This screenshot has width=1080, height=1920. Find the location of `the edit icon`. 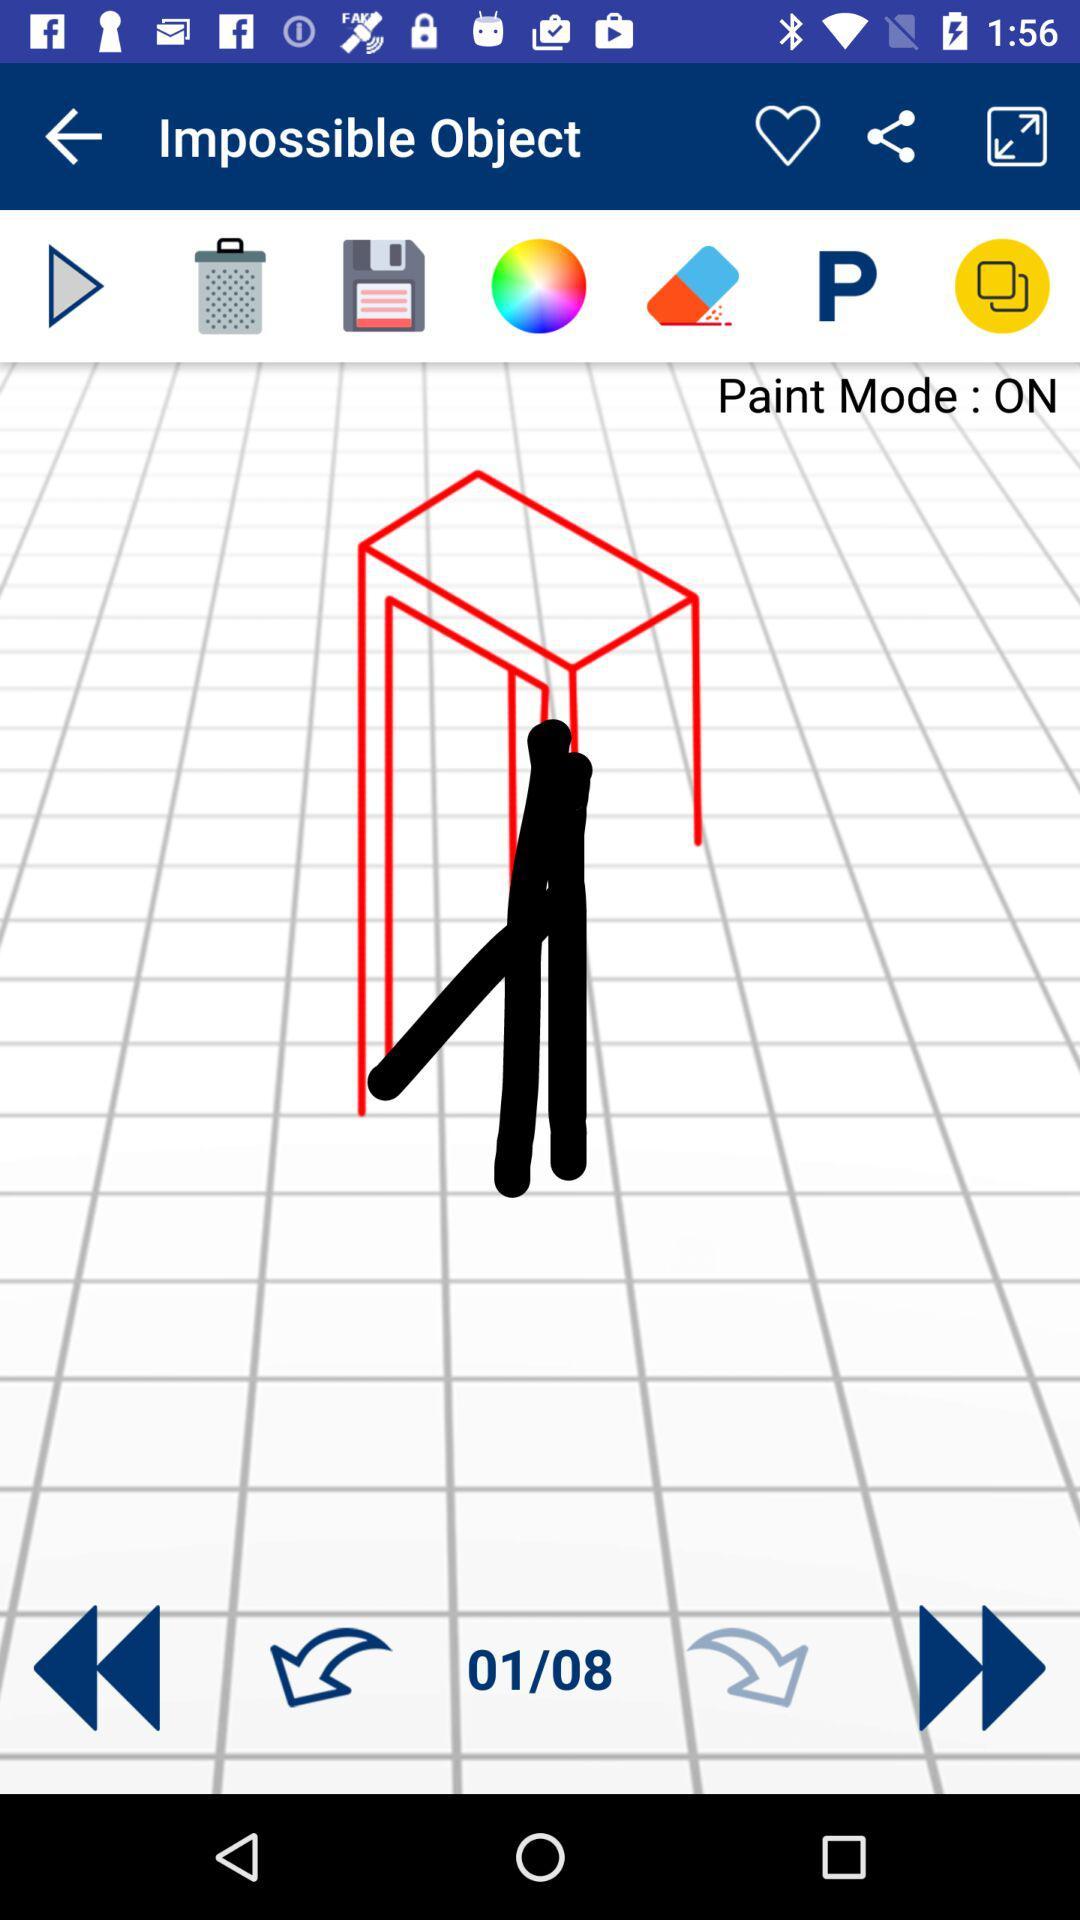

the edit icon is located at coordinates (692, 285).